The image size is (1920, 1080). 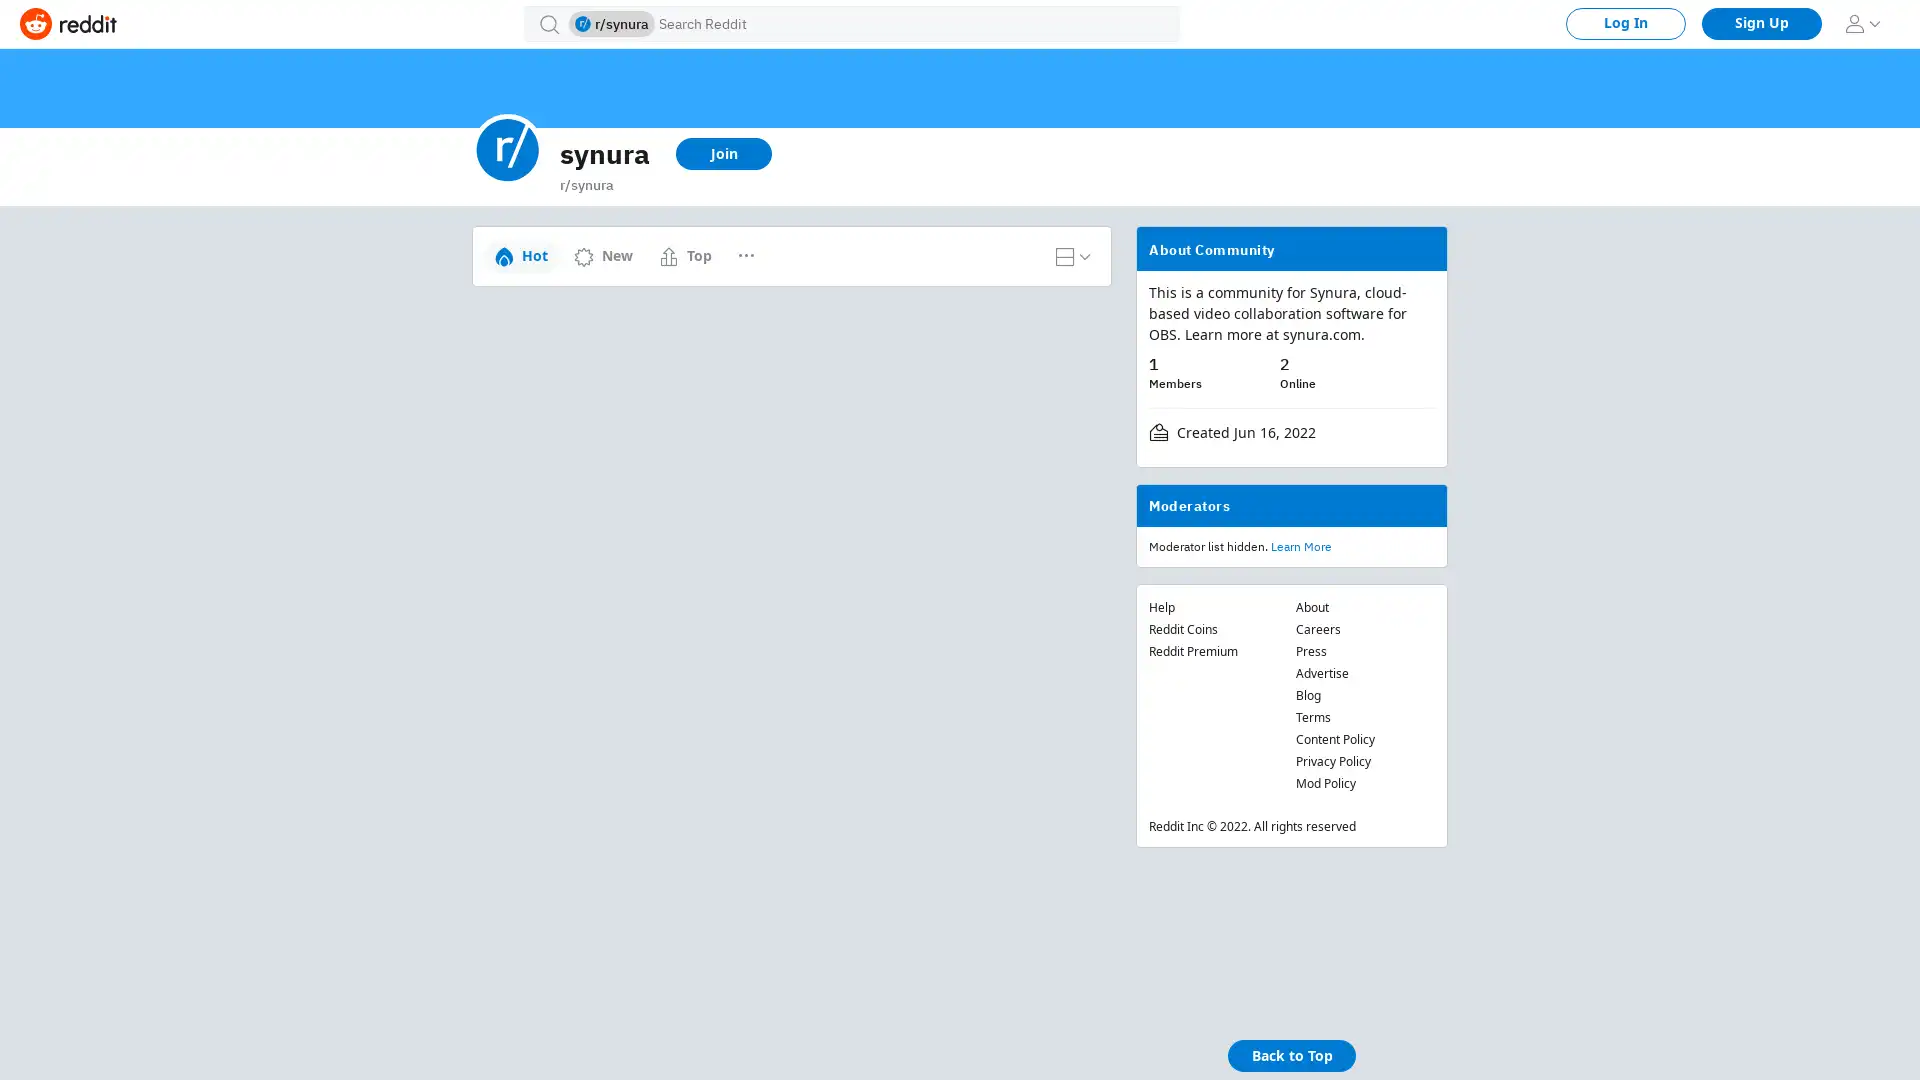 What do you see at coordinates (775, 246) in the screenshot?
I see `New Posts` at bounding box center [775, 246].